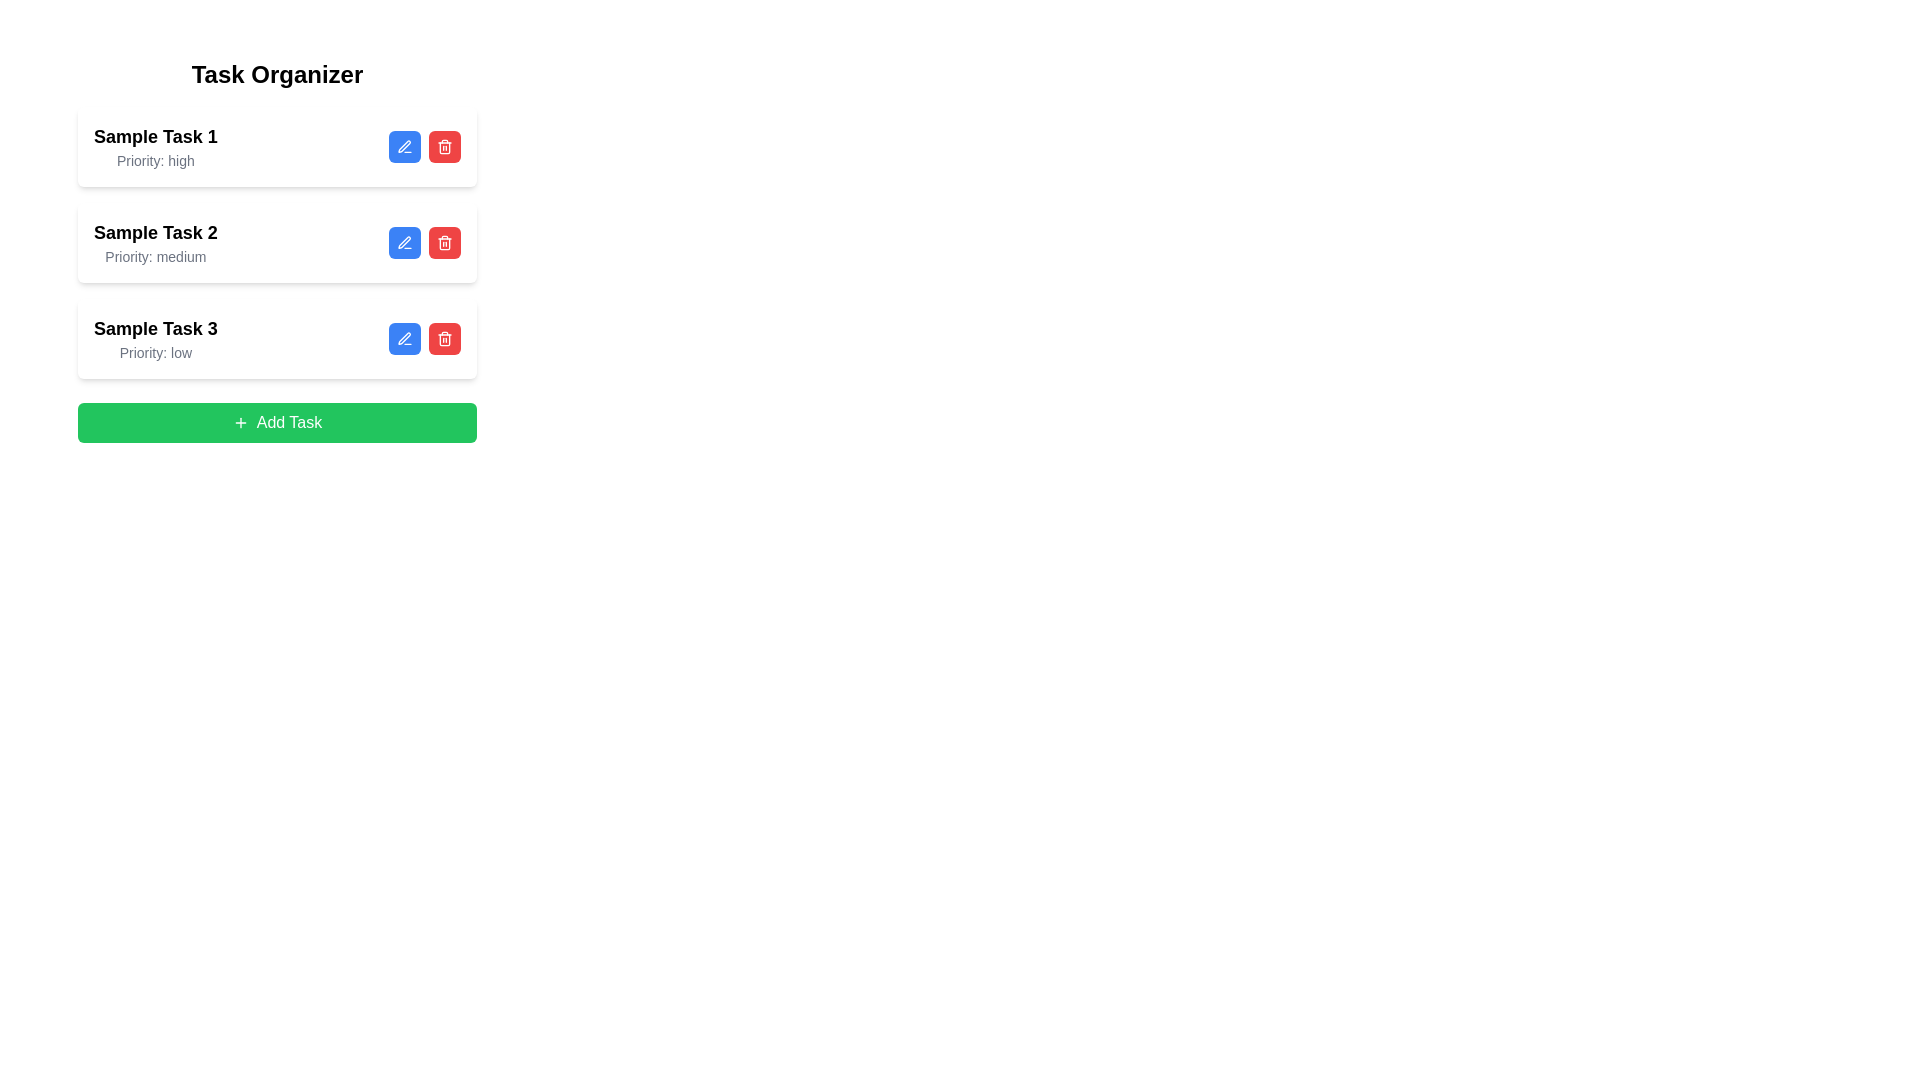 The width and height of the screenshot is (1920, 1080). What do you see at coordinates (154, 327) in the screenshot?
I see `task title from the text label that displays 'Sample Task 3', which is styled in bold and larger font within the third task card, located above the 'Priority: low' text` at bounding box center [154, 327].